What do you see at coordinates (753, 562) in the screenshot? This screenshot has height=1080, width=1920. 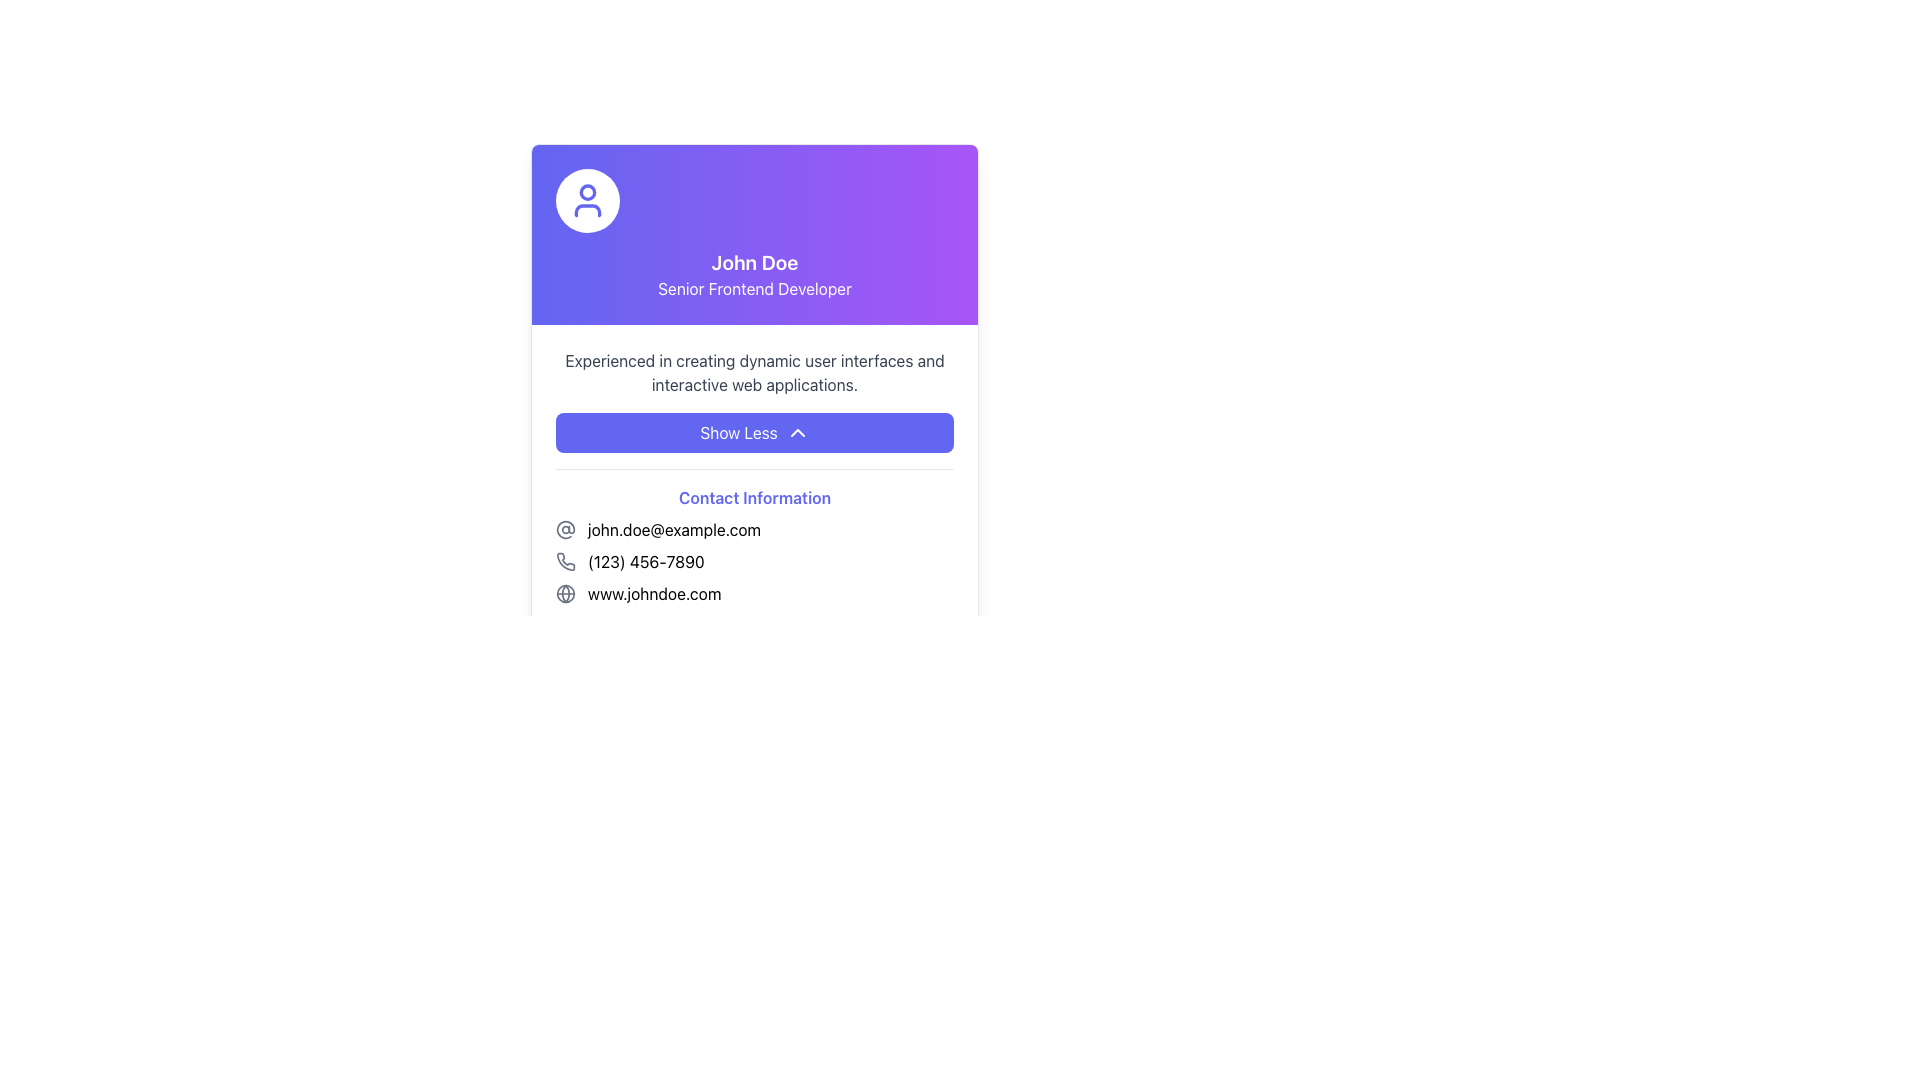 I see `the contact information display element that shows a phone number, located in the 'Contact Information' section, below the email address and above the website URL` at bounding box center [753, 562].